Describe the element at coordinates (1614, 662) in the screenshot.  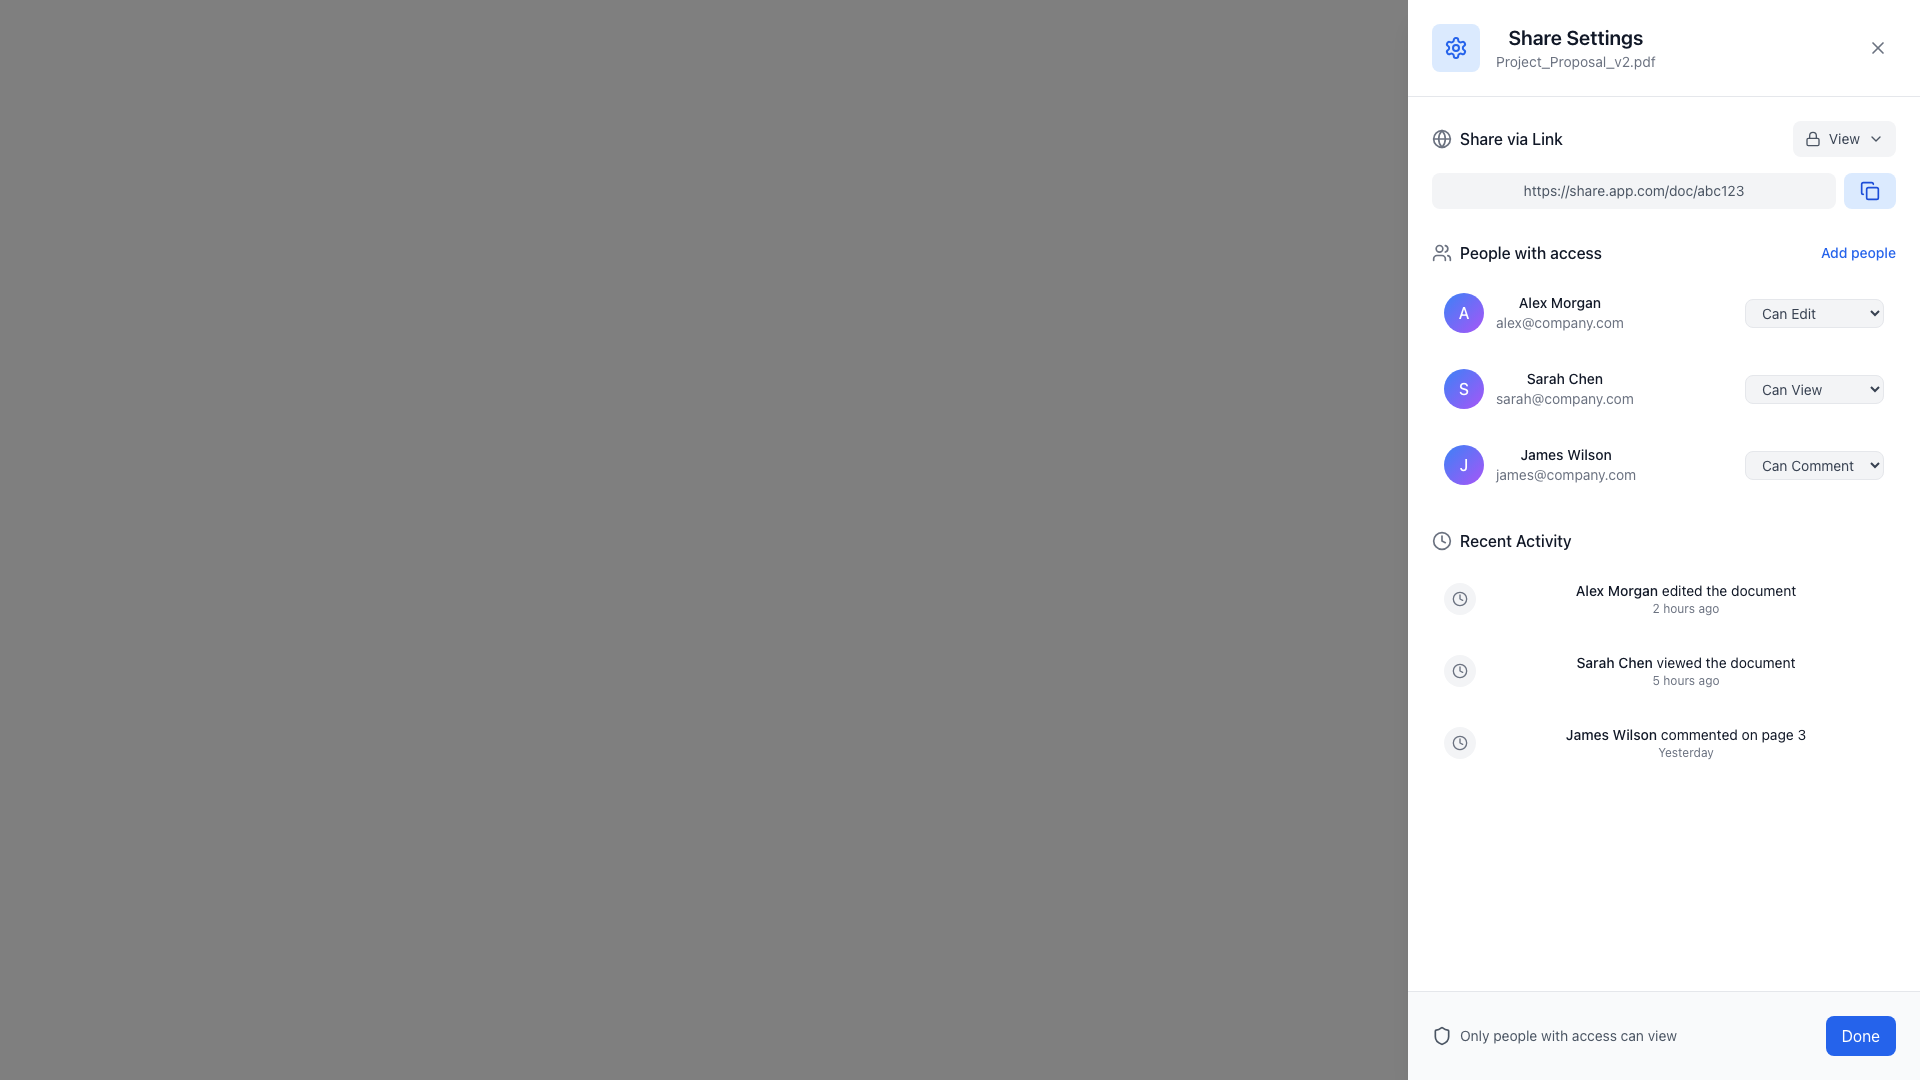
I see `the first text fragment in the second activity log entry within the 'Recent Activity' section on the right side of the interface` at that location.